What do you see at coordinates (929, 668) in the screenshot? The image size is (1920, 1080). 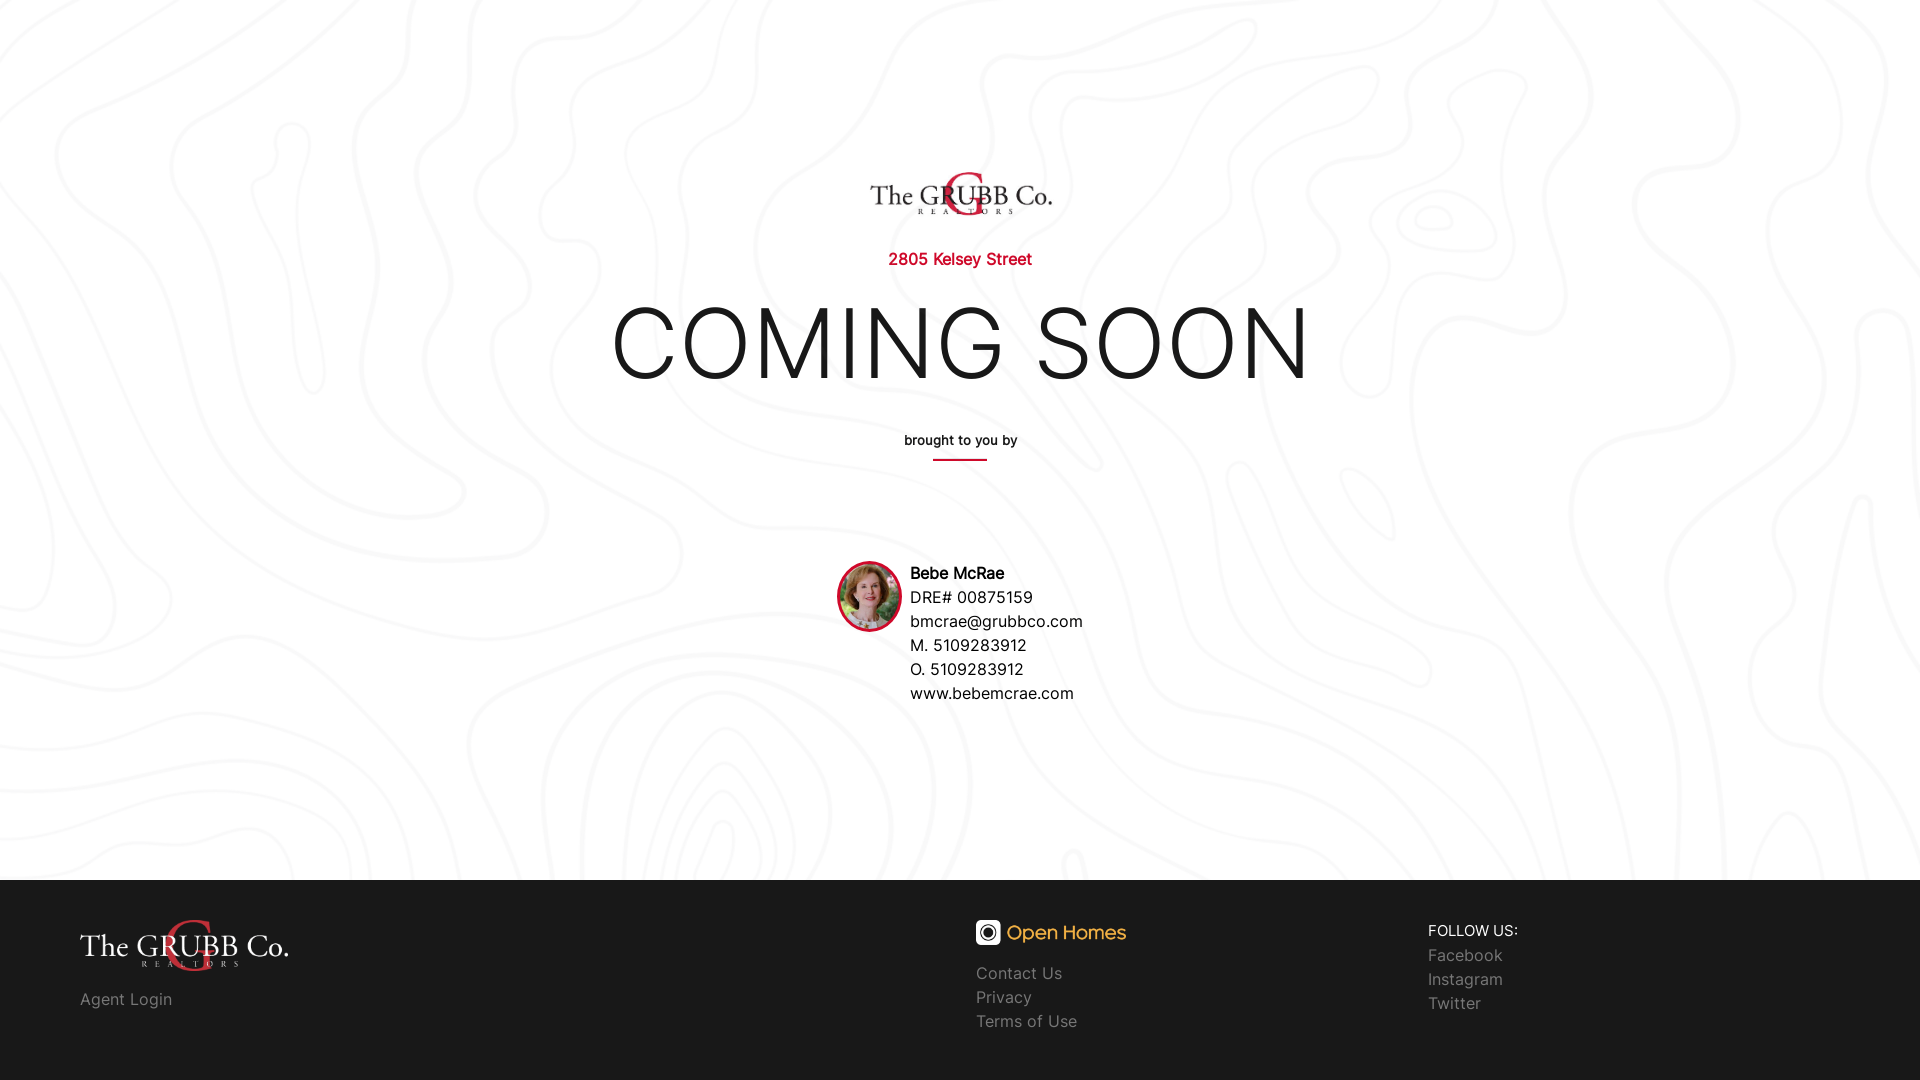 I see `'5109283912'` at bounding box center [929, 668].